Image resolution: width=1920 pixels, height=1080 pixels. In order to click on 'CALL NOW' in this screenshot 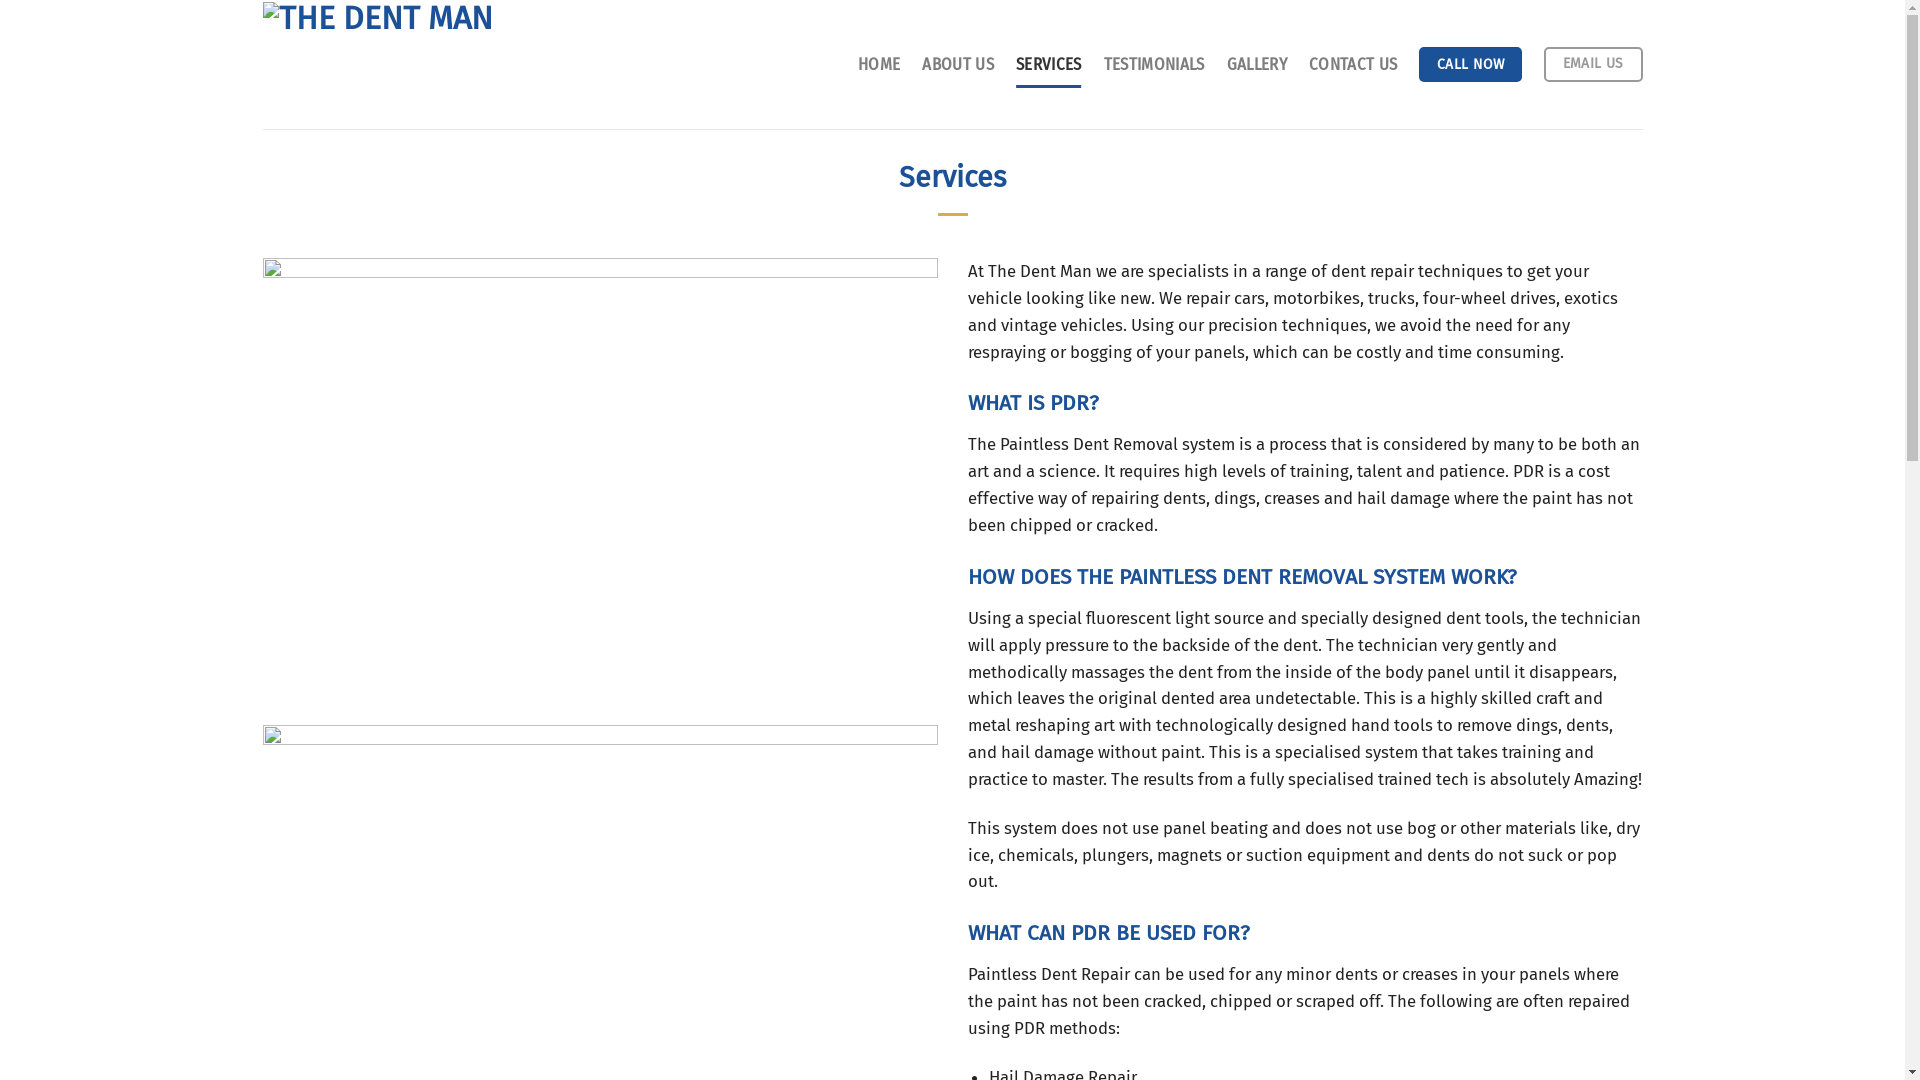, I will do `click(1470, 63)`.